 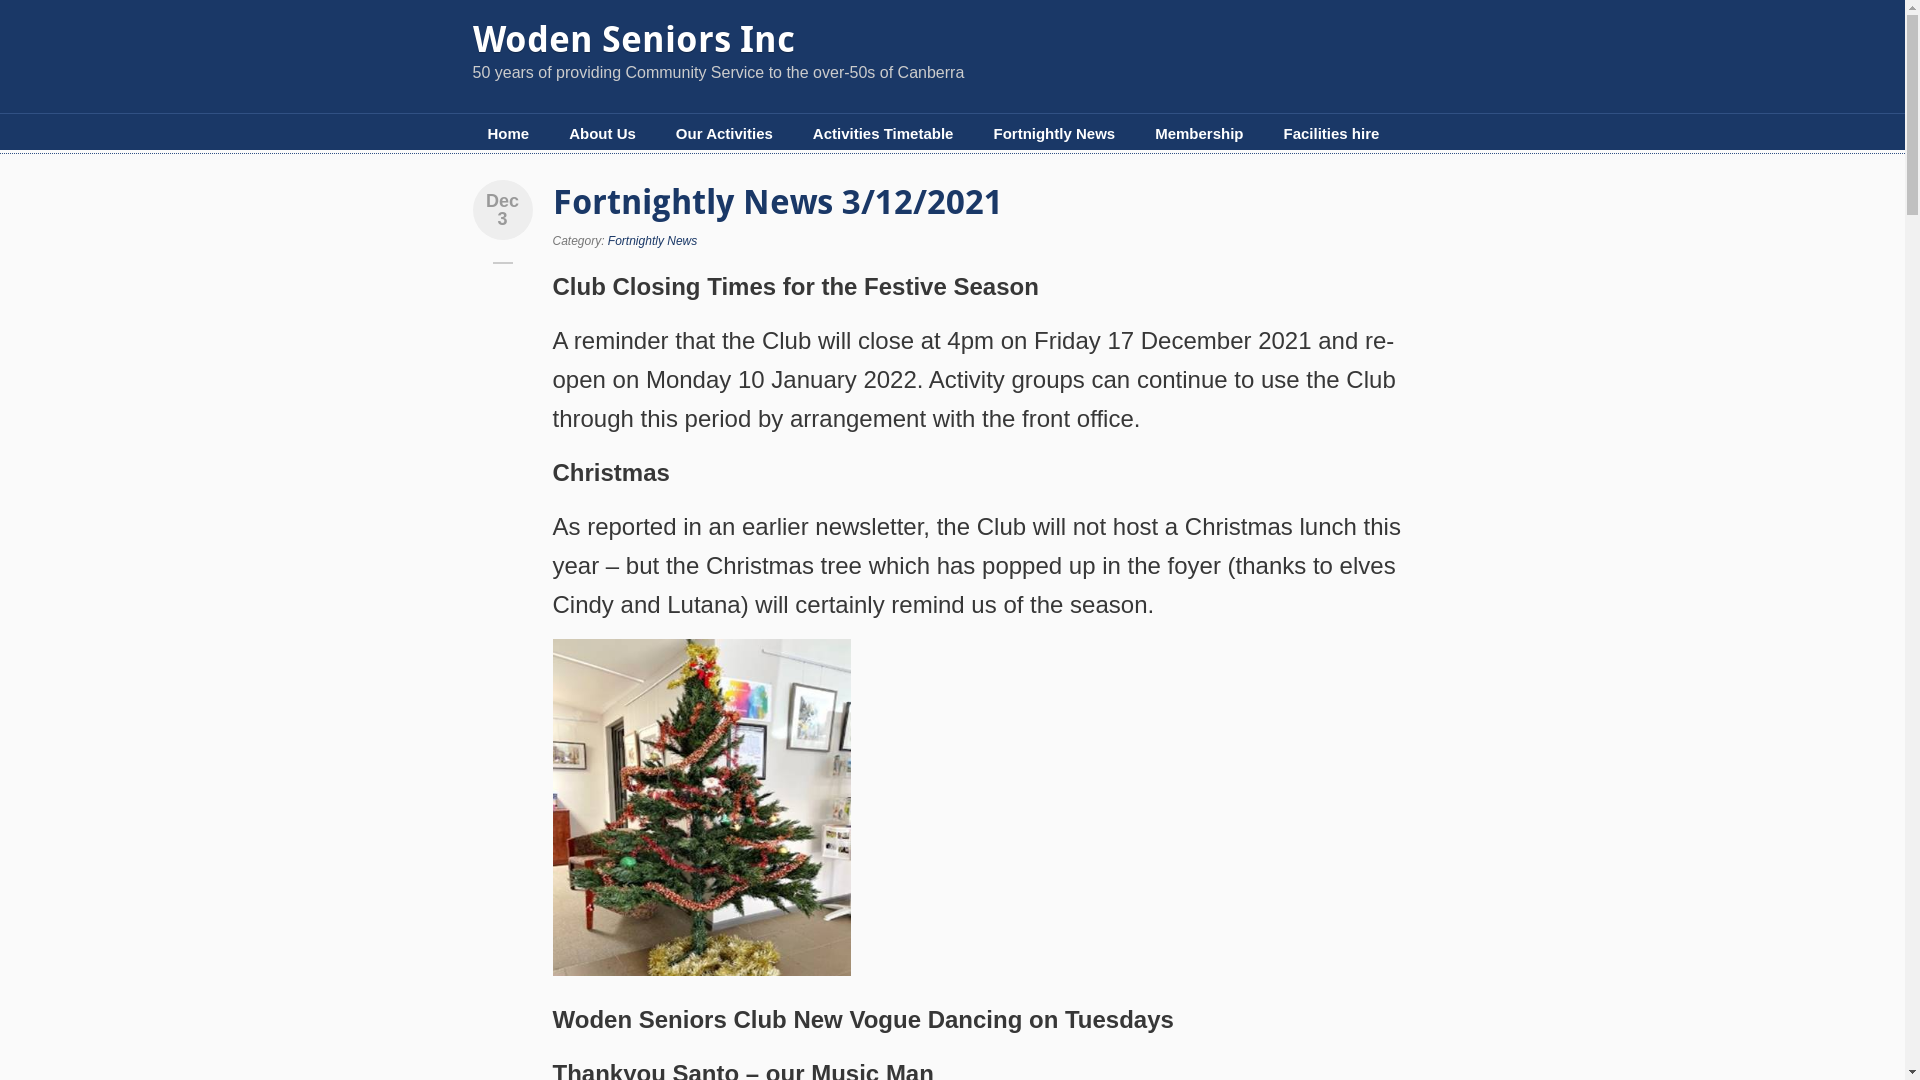 What do you see at coordinates (1199, 134) in the screenshot?
I see `'Membership'` at bounding box center [1199, 134].